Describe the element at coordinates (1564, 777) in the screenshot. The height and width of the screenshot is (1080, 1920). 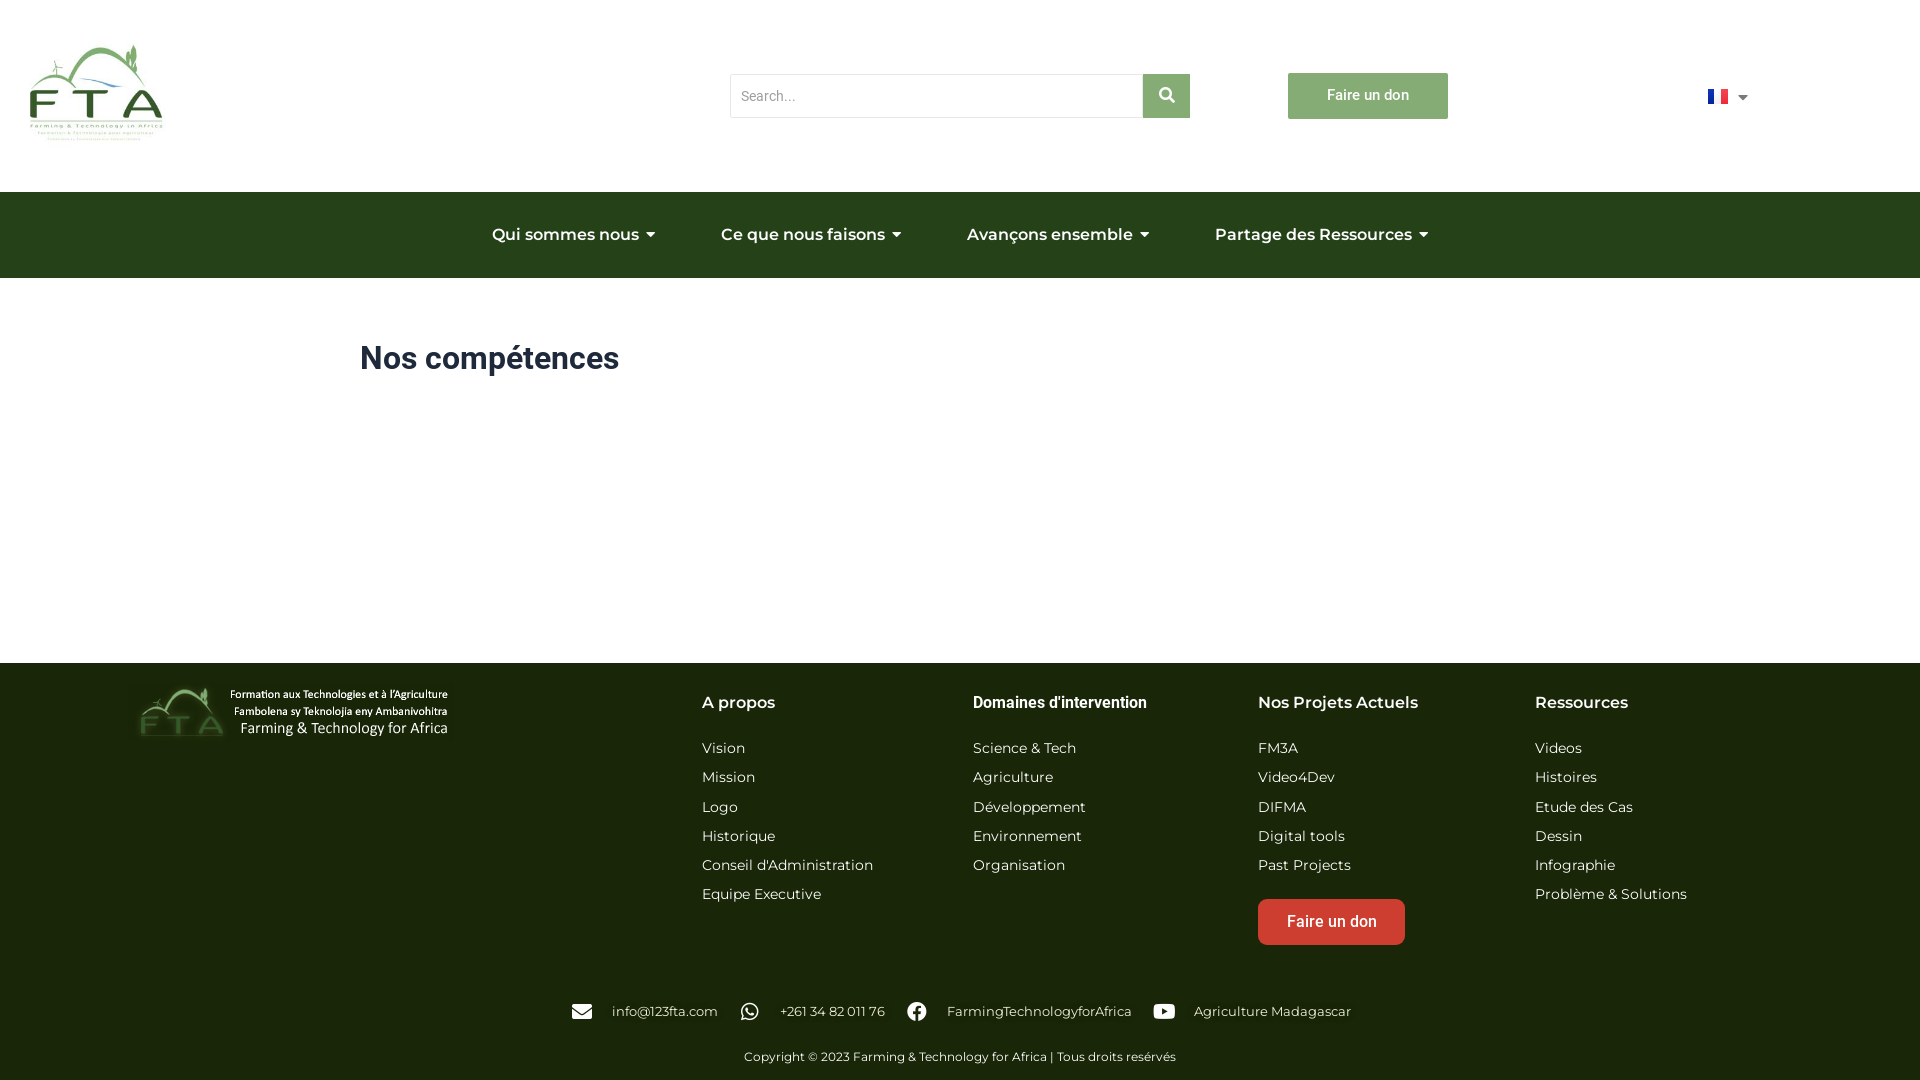
I see `'Histoires'` at that location.